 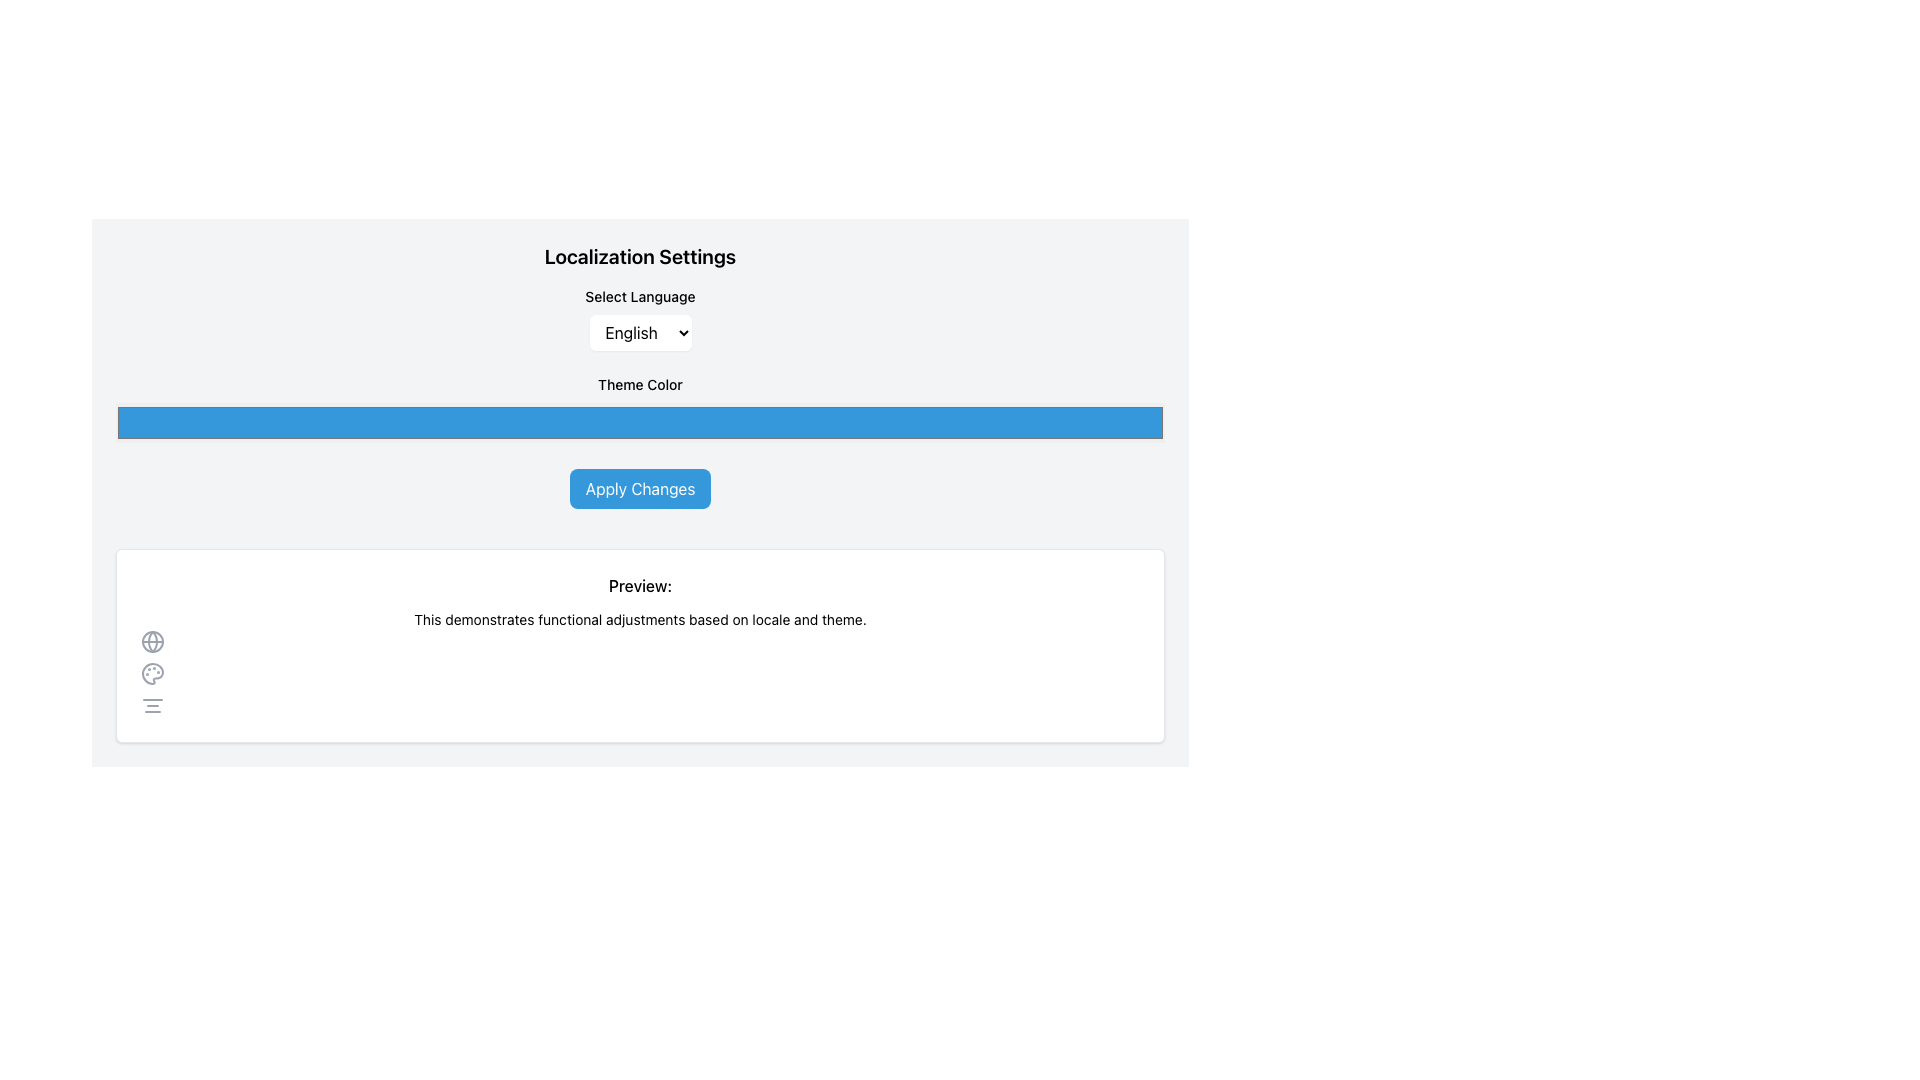 I want to click on the dropdown menu displaying 'English' in the 'Localization Settings' section, so click(x=640, y=331).